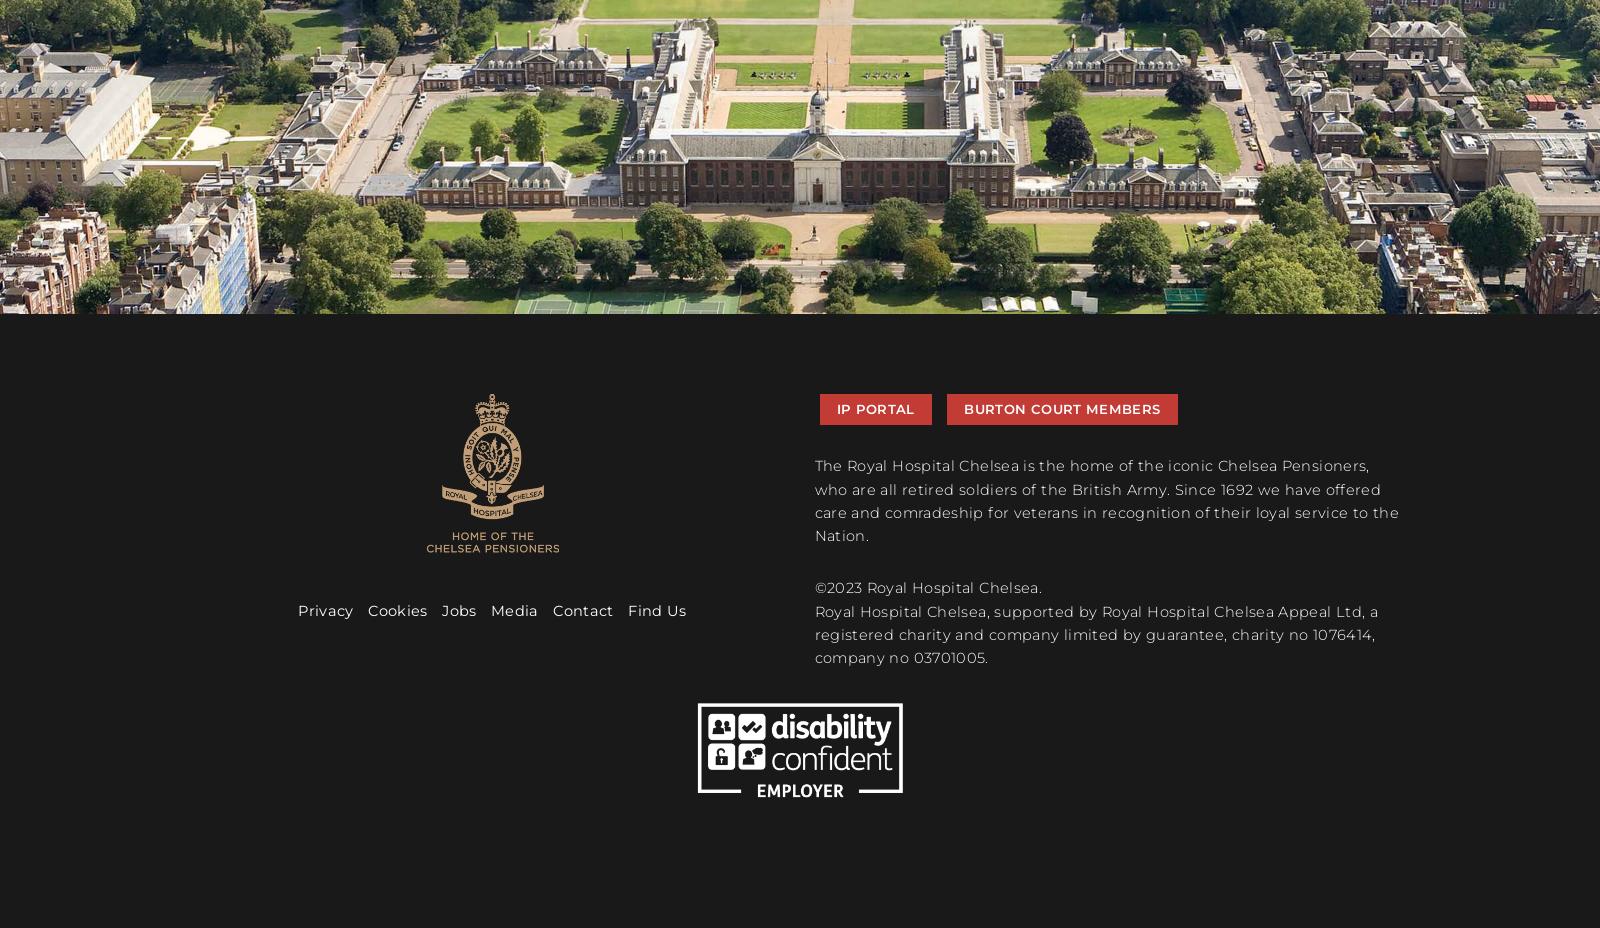 This screenshot has width=1600, height=928. Describe the element at coordinates (458, 610) in the screenshot. I see `'Jobs'` at that location.